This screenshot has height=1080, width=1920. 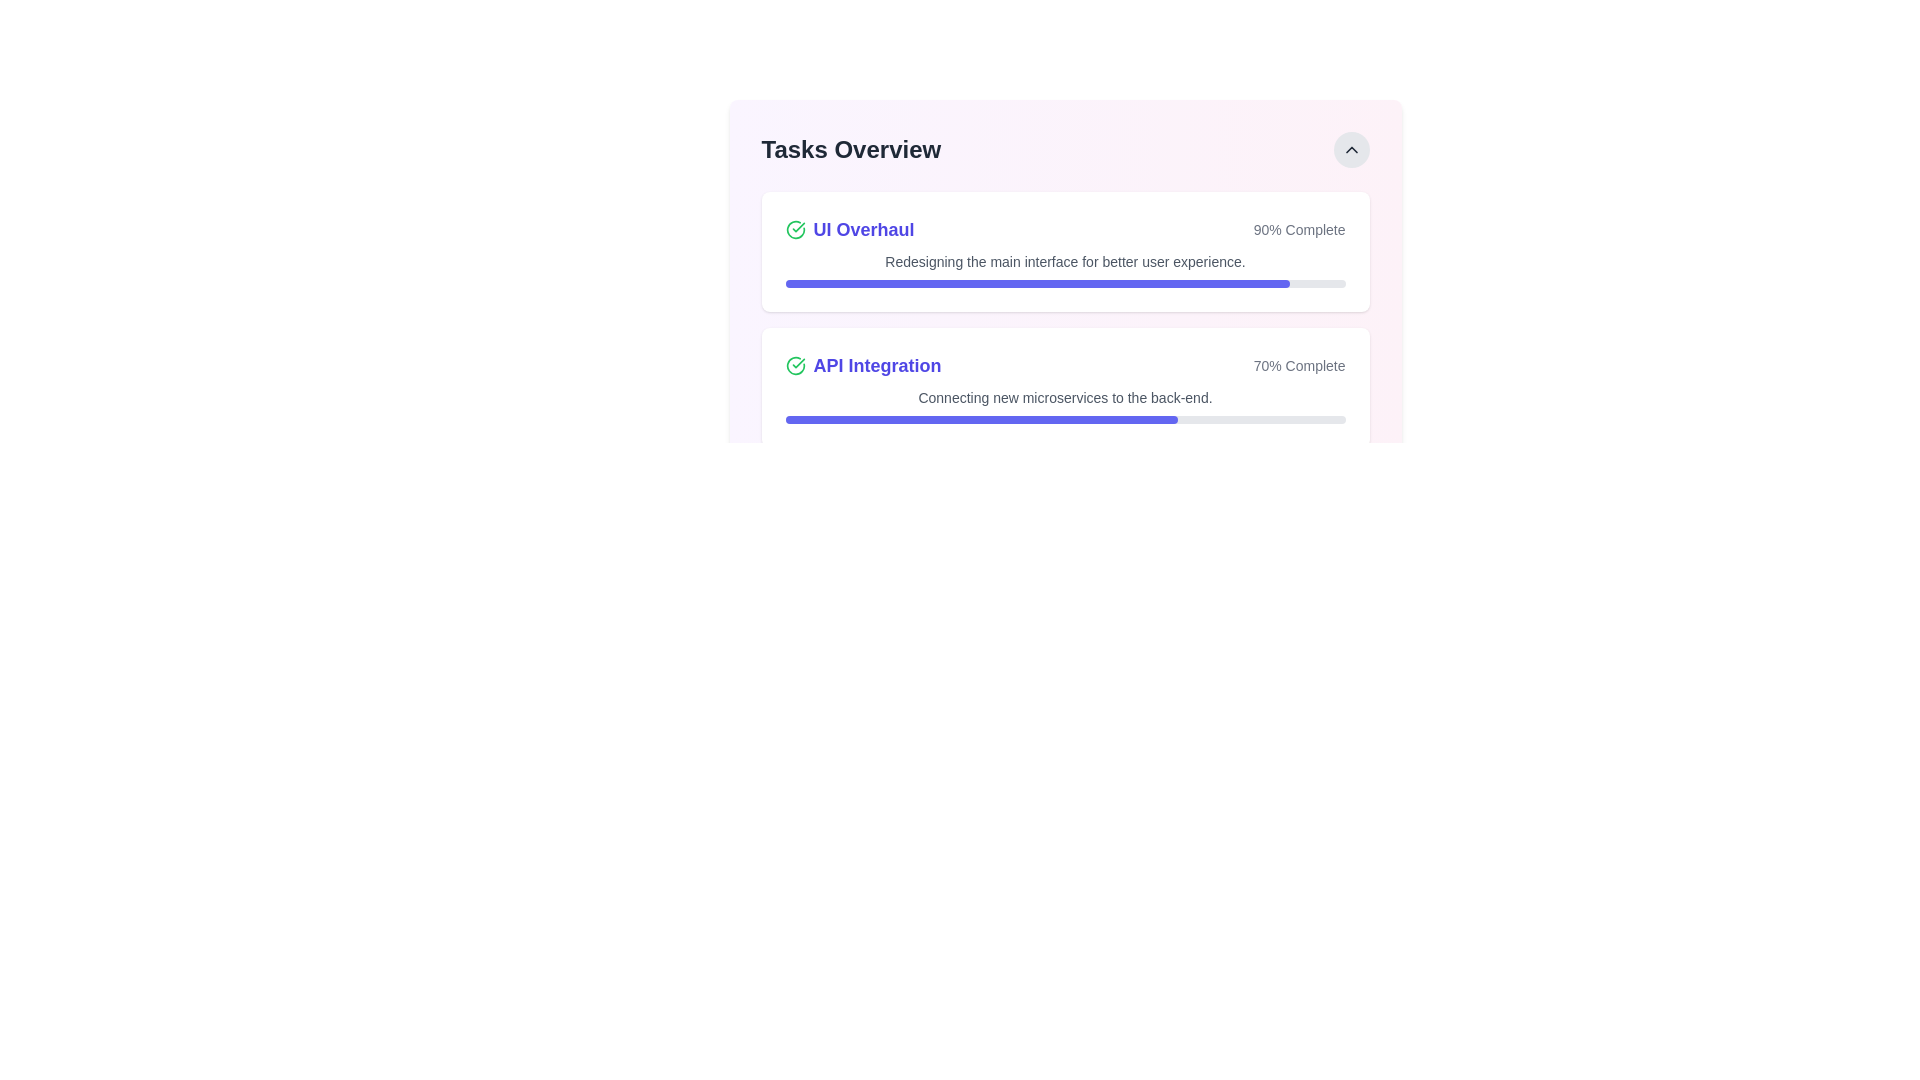 I want to click on the task summary entry labeled 'UI Overhaul' which indicates a completion status of '90% Complete'. This entry is the first in the task list, contained in a white box, positioned above 'API Integration', so click(x=1064, y=229).